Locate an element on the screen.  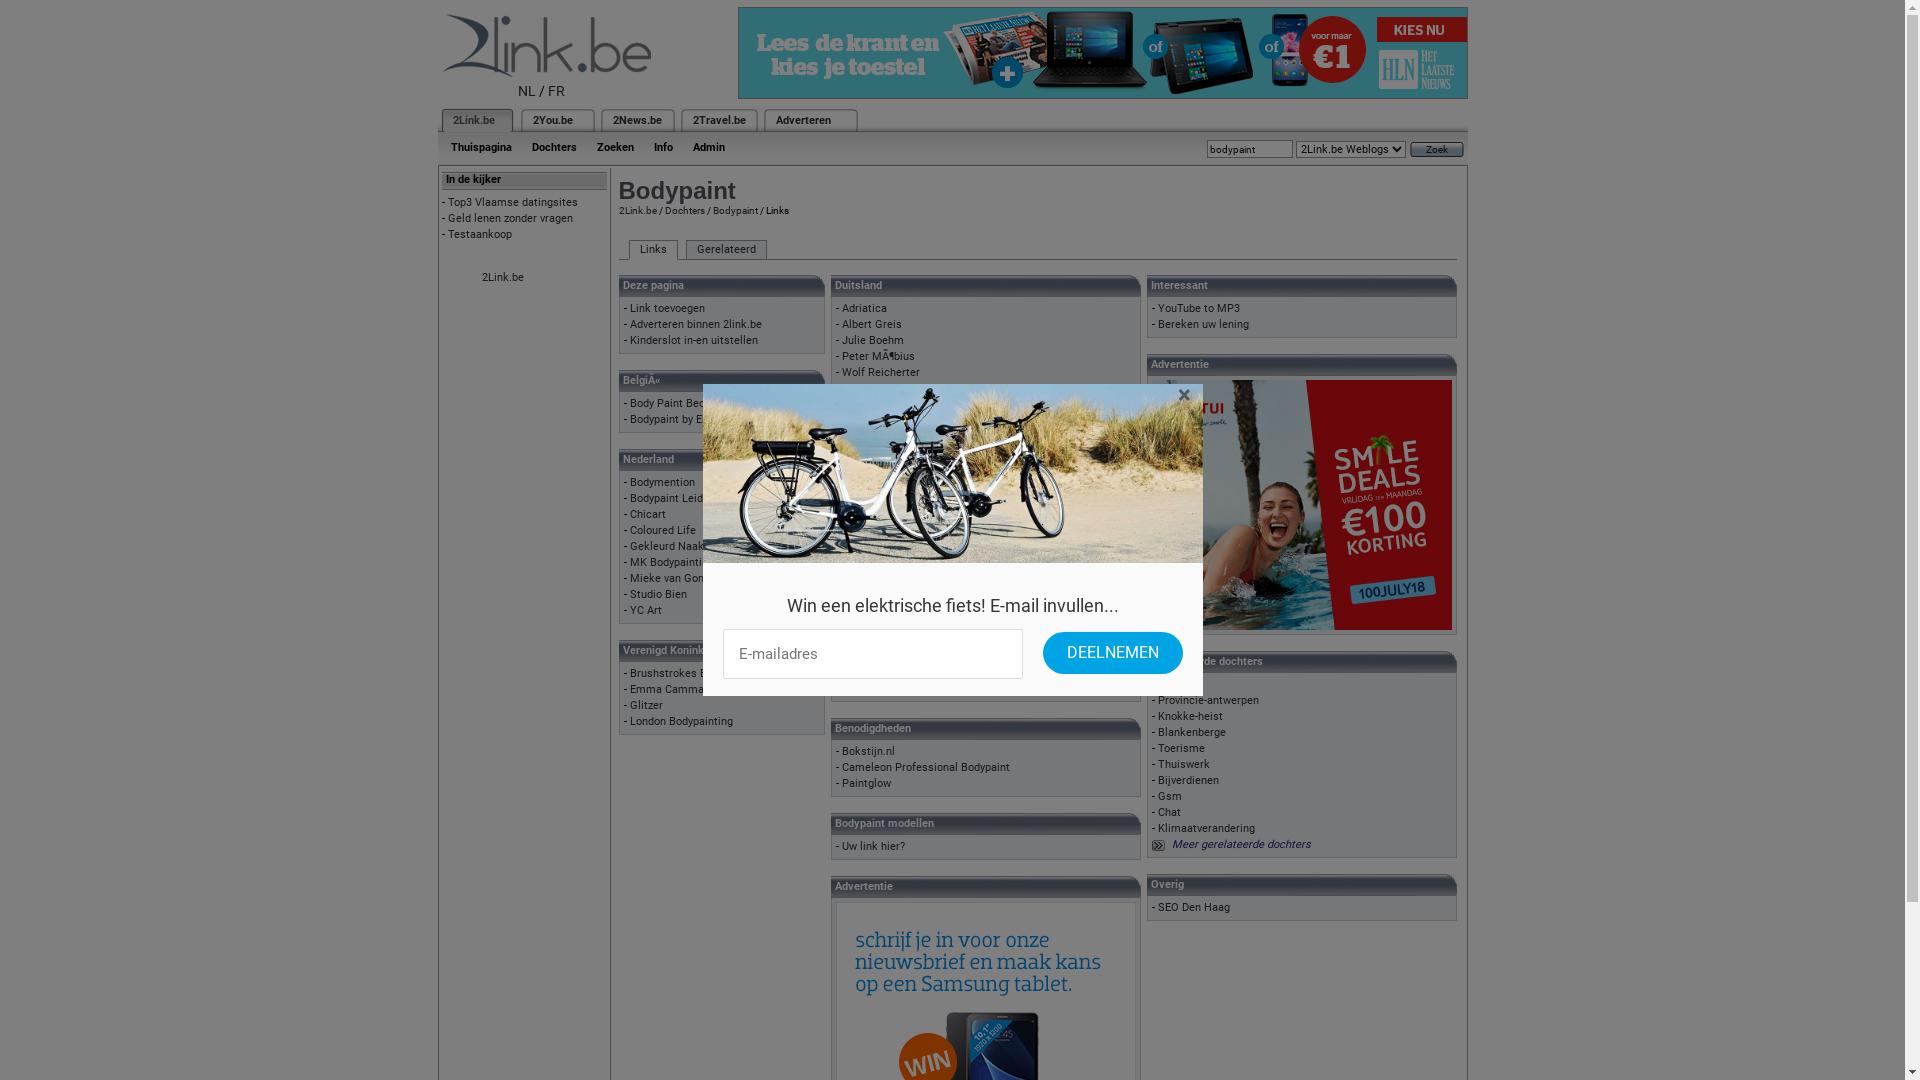
'Emma Cammack' is located at coordinates (672, 688).